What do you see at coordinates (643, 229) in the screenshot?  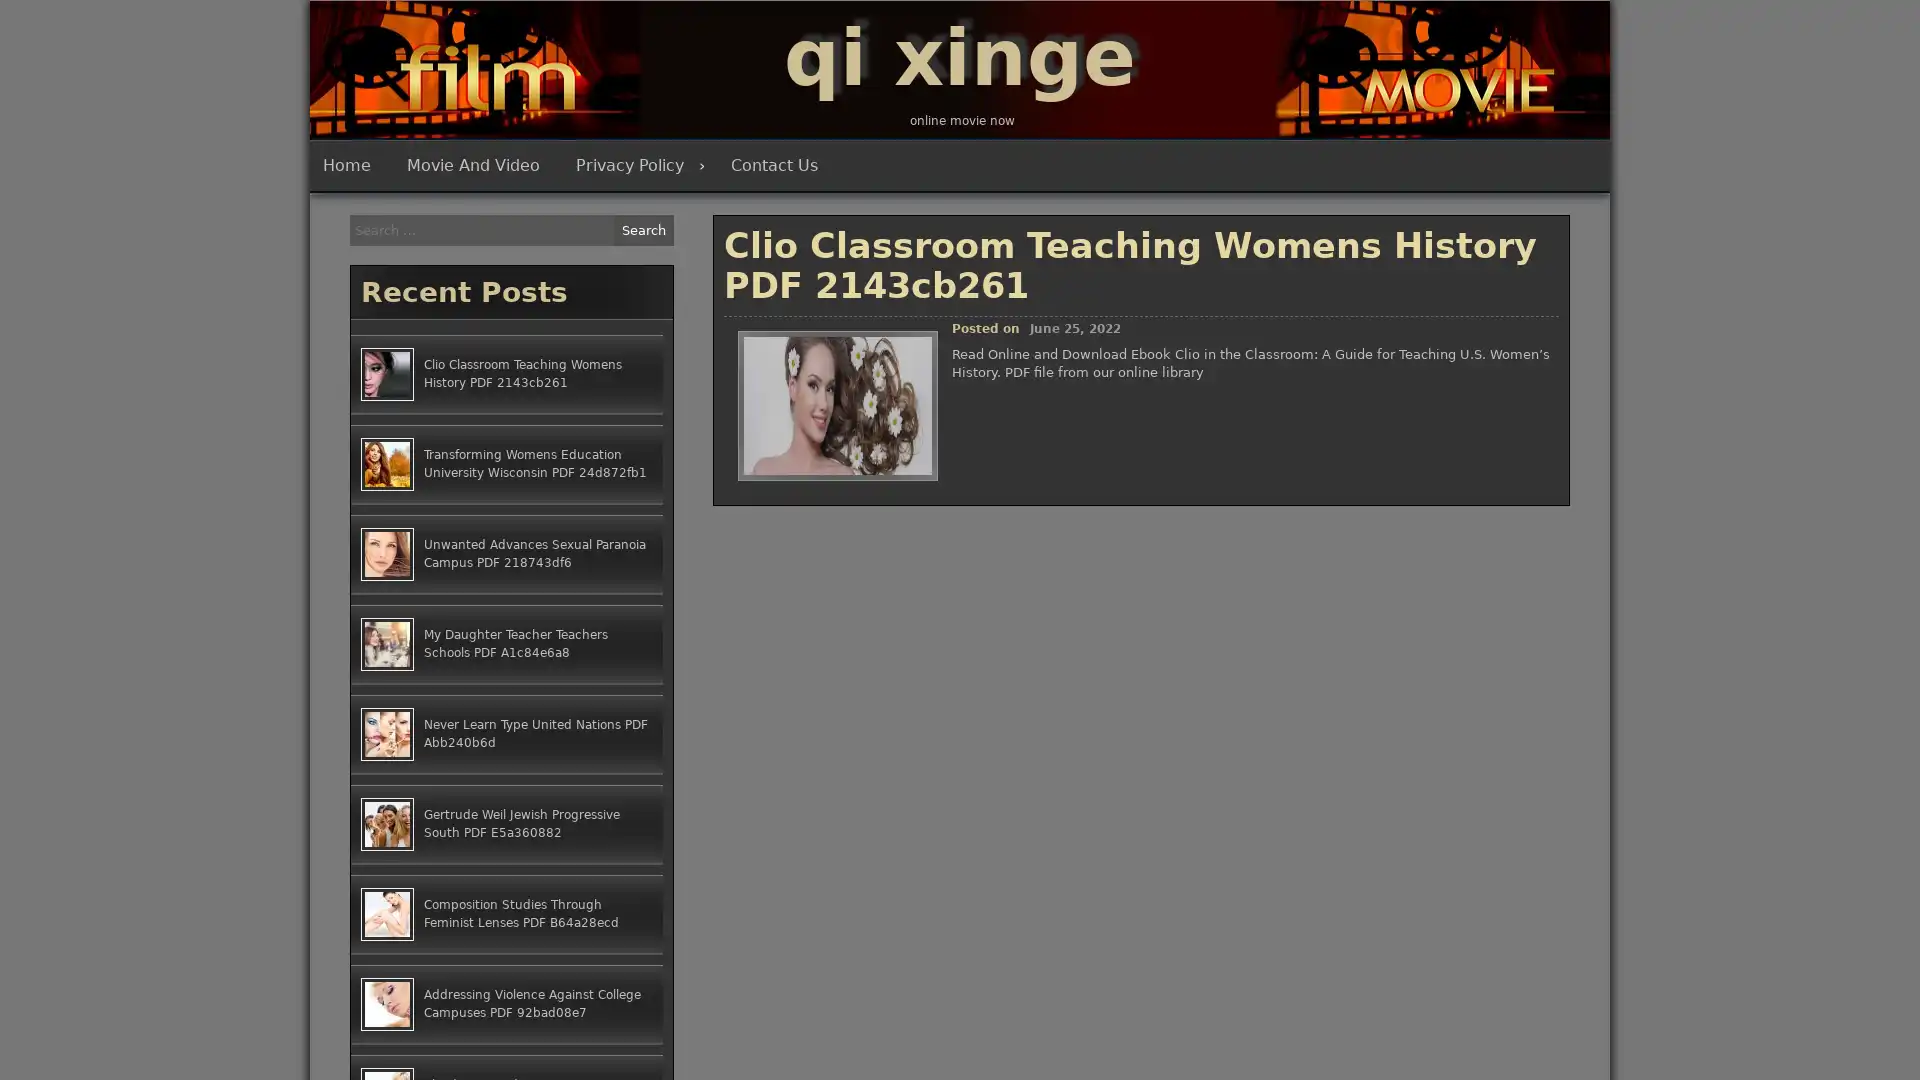 I see `Search` at bounding box center [643, 229].